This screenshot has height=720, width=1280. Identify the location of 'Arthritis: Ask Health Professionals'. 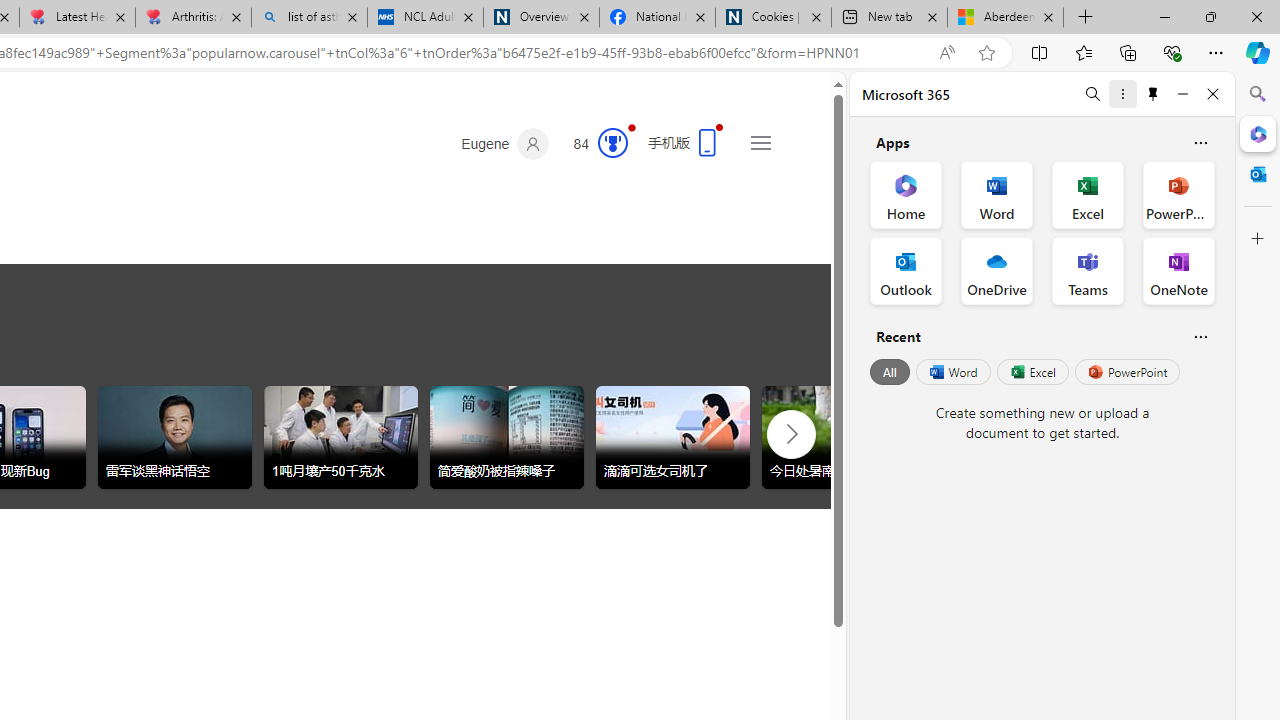
(193, 17).